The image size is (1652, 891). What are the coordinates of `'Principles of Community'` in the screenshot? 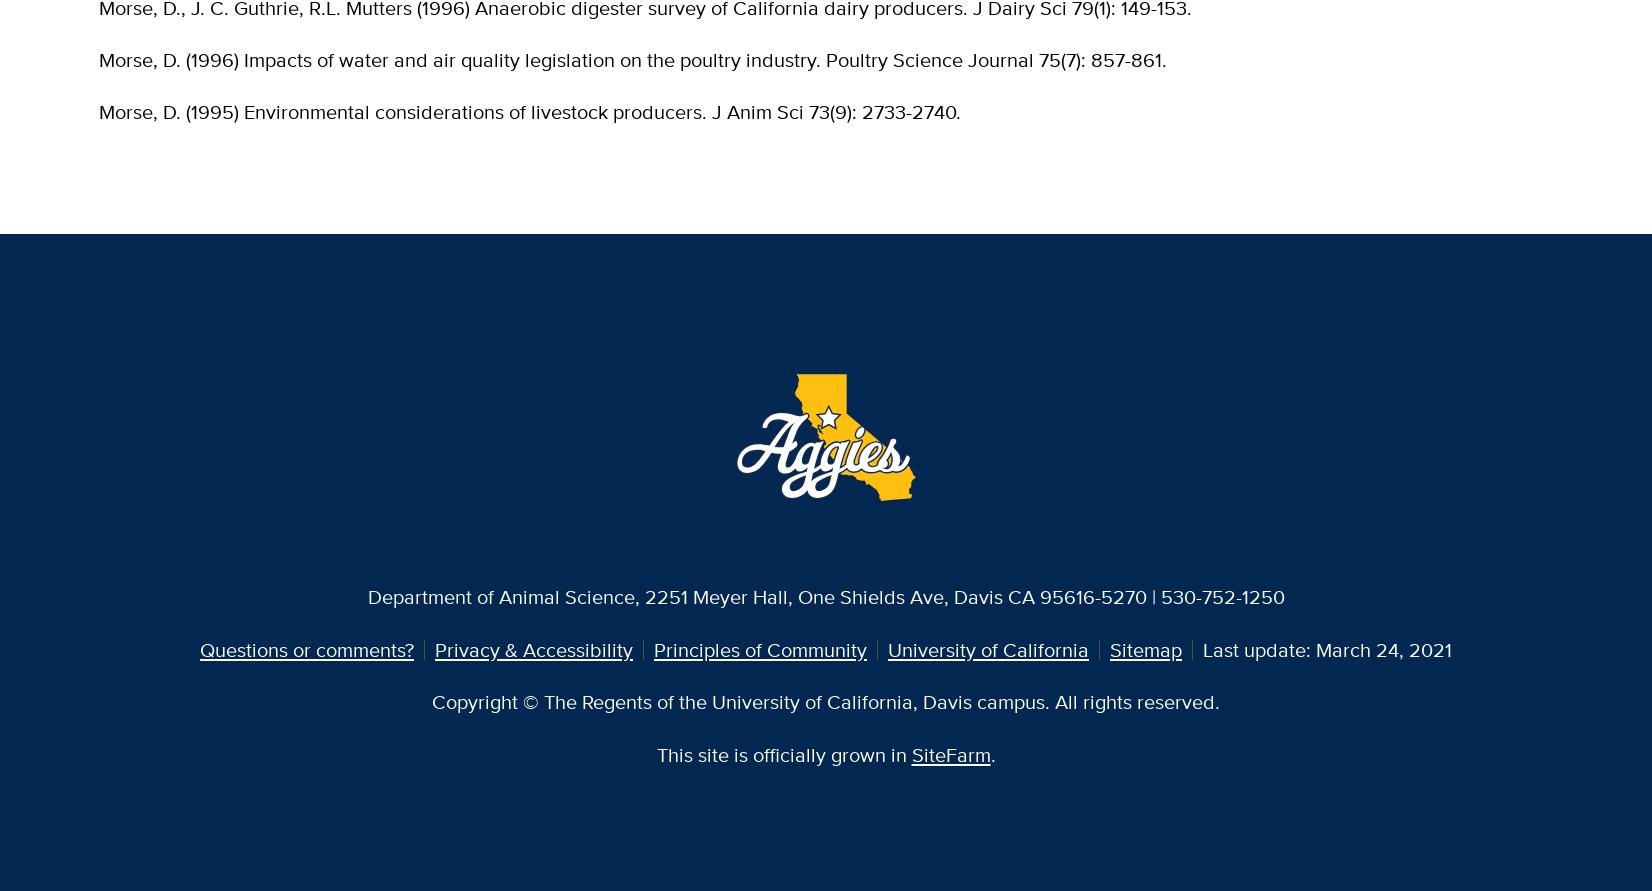 It's located at (760, 647).